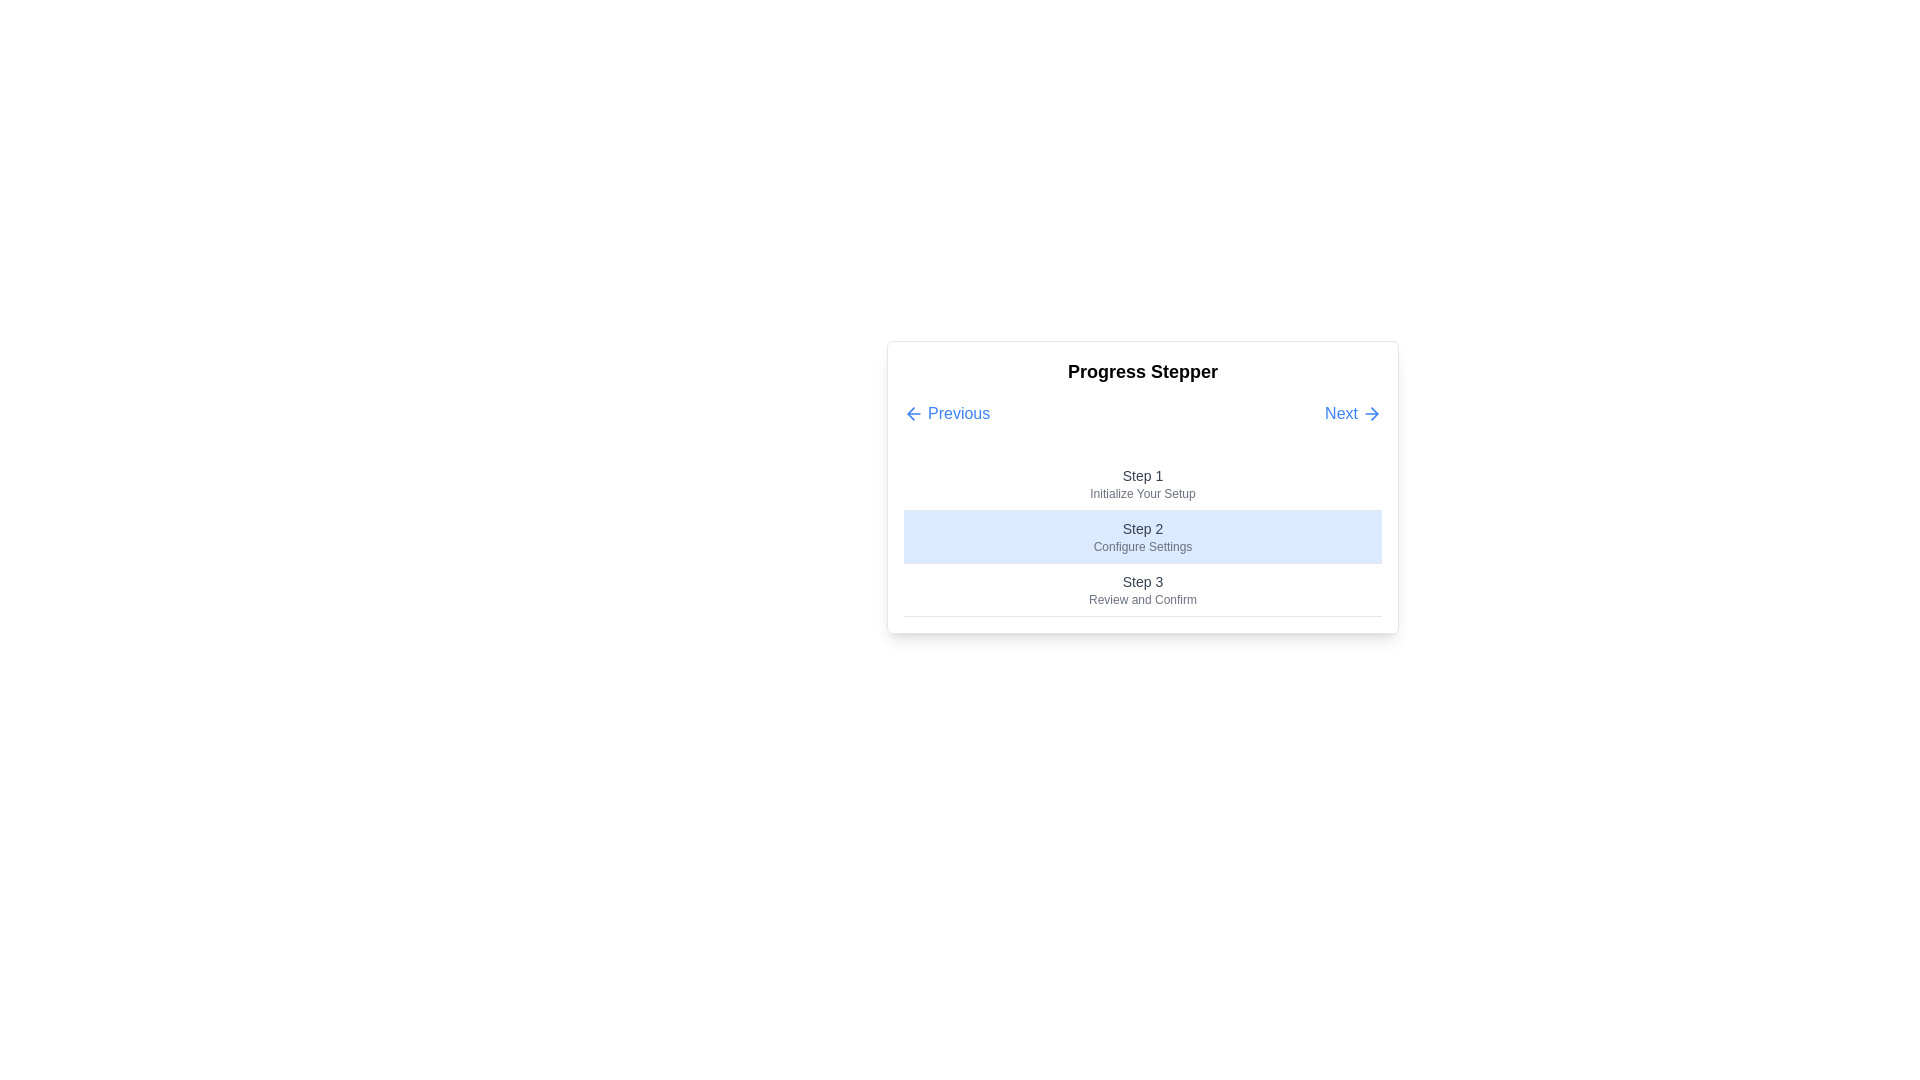  What do you see at coordinates (910, 412) in the screenshot?
I see `the left-pointing arrow icon located to the left of the 'Previous' text link in the progress stepper interface` at bounding box center [910, 412].